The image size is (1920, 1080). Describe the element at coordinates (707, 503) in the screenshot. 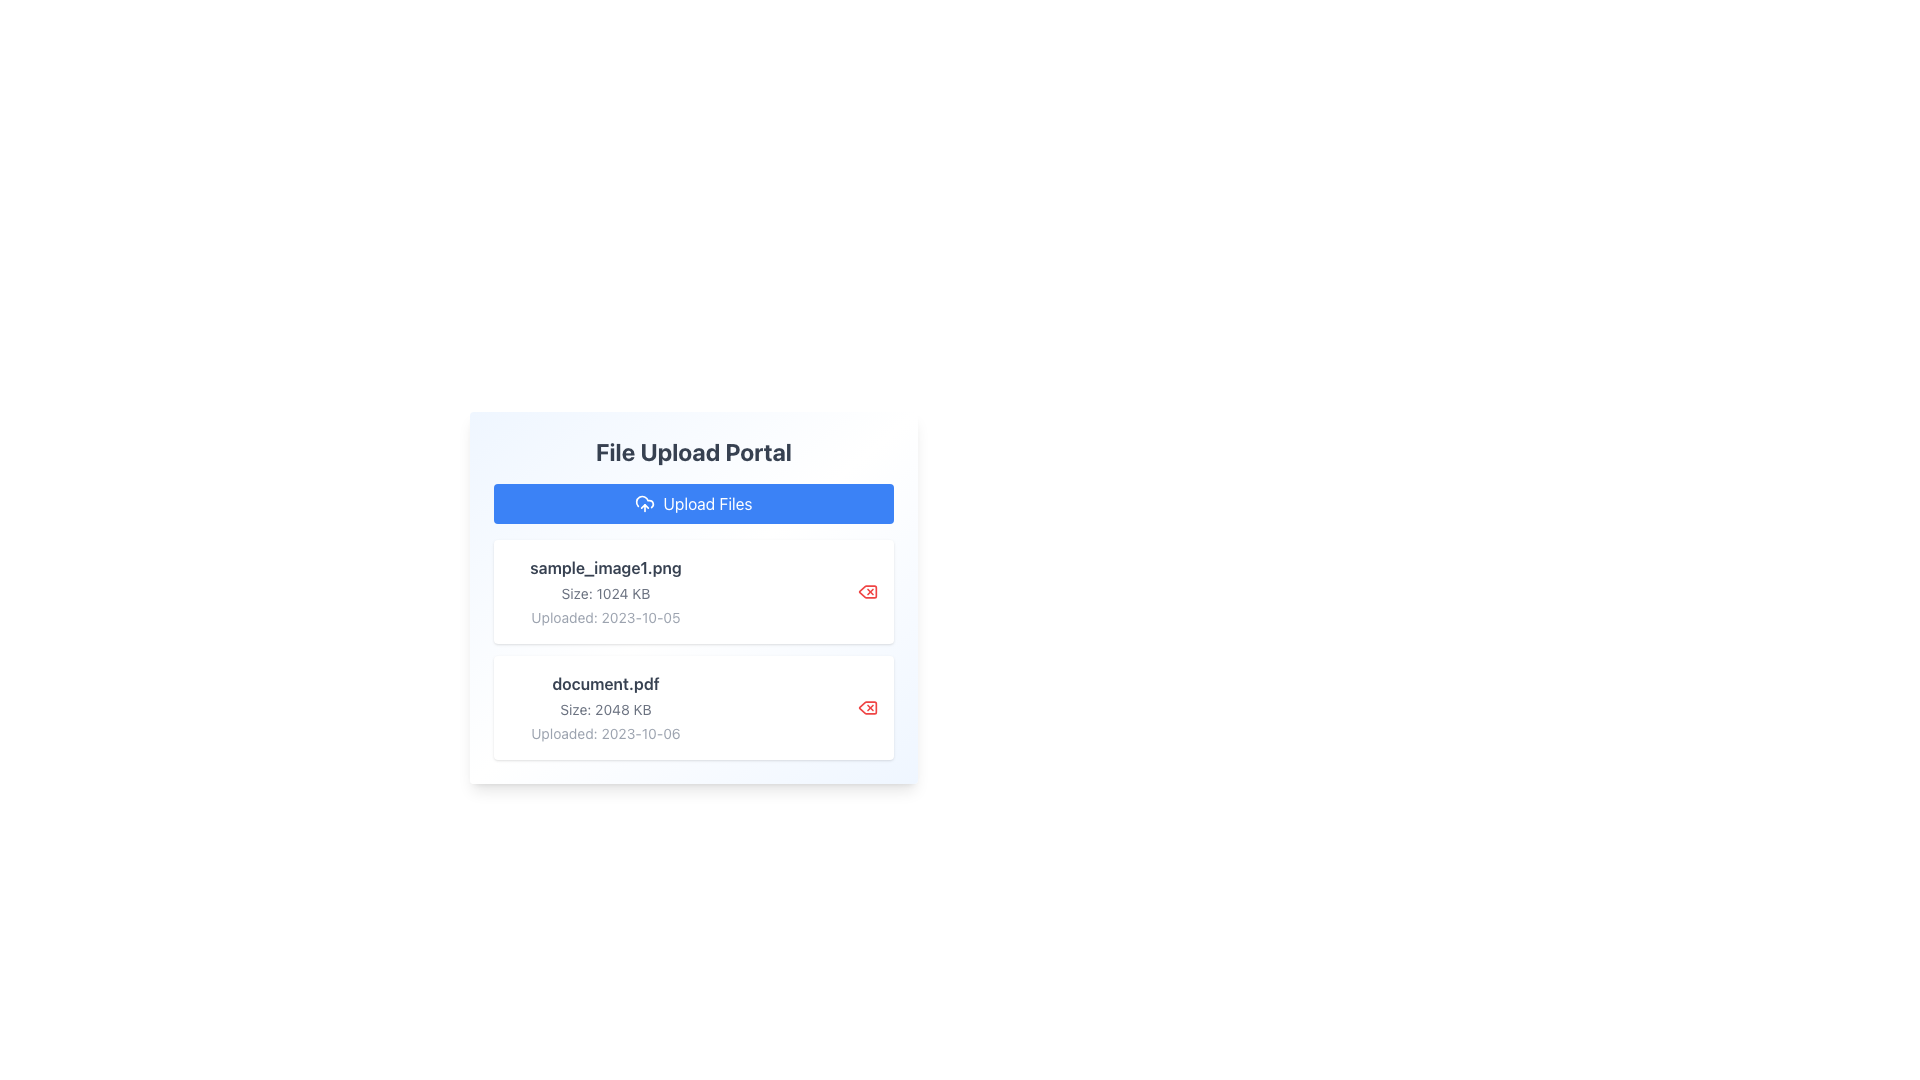

I see `static text 'Upload Files' displayed in white on a blue background, located centrally at the top of the file upload interface` at that location.